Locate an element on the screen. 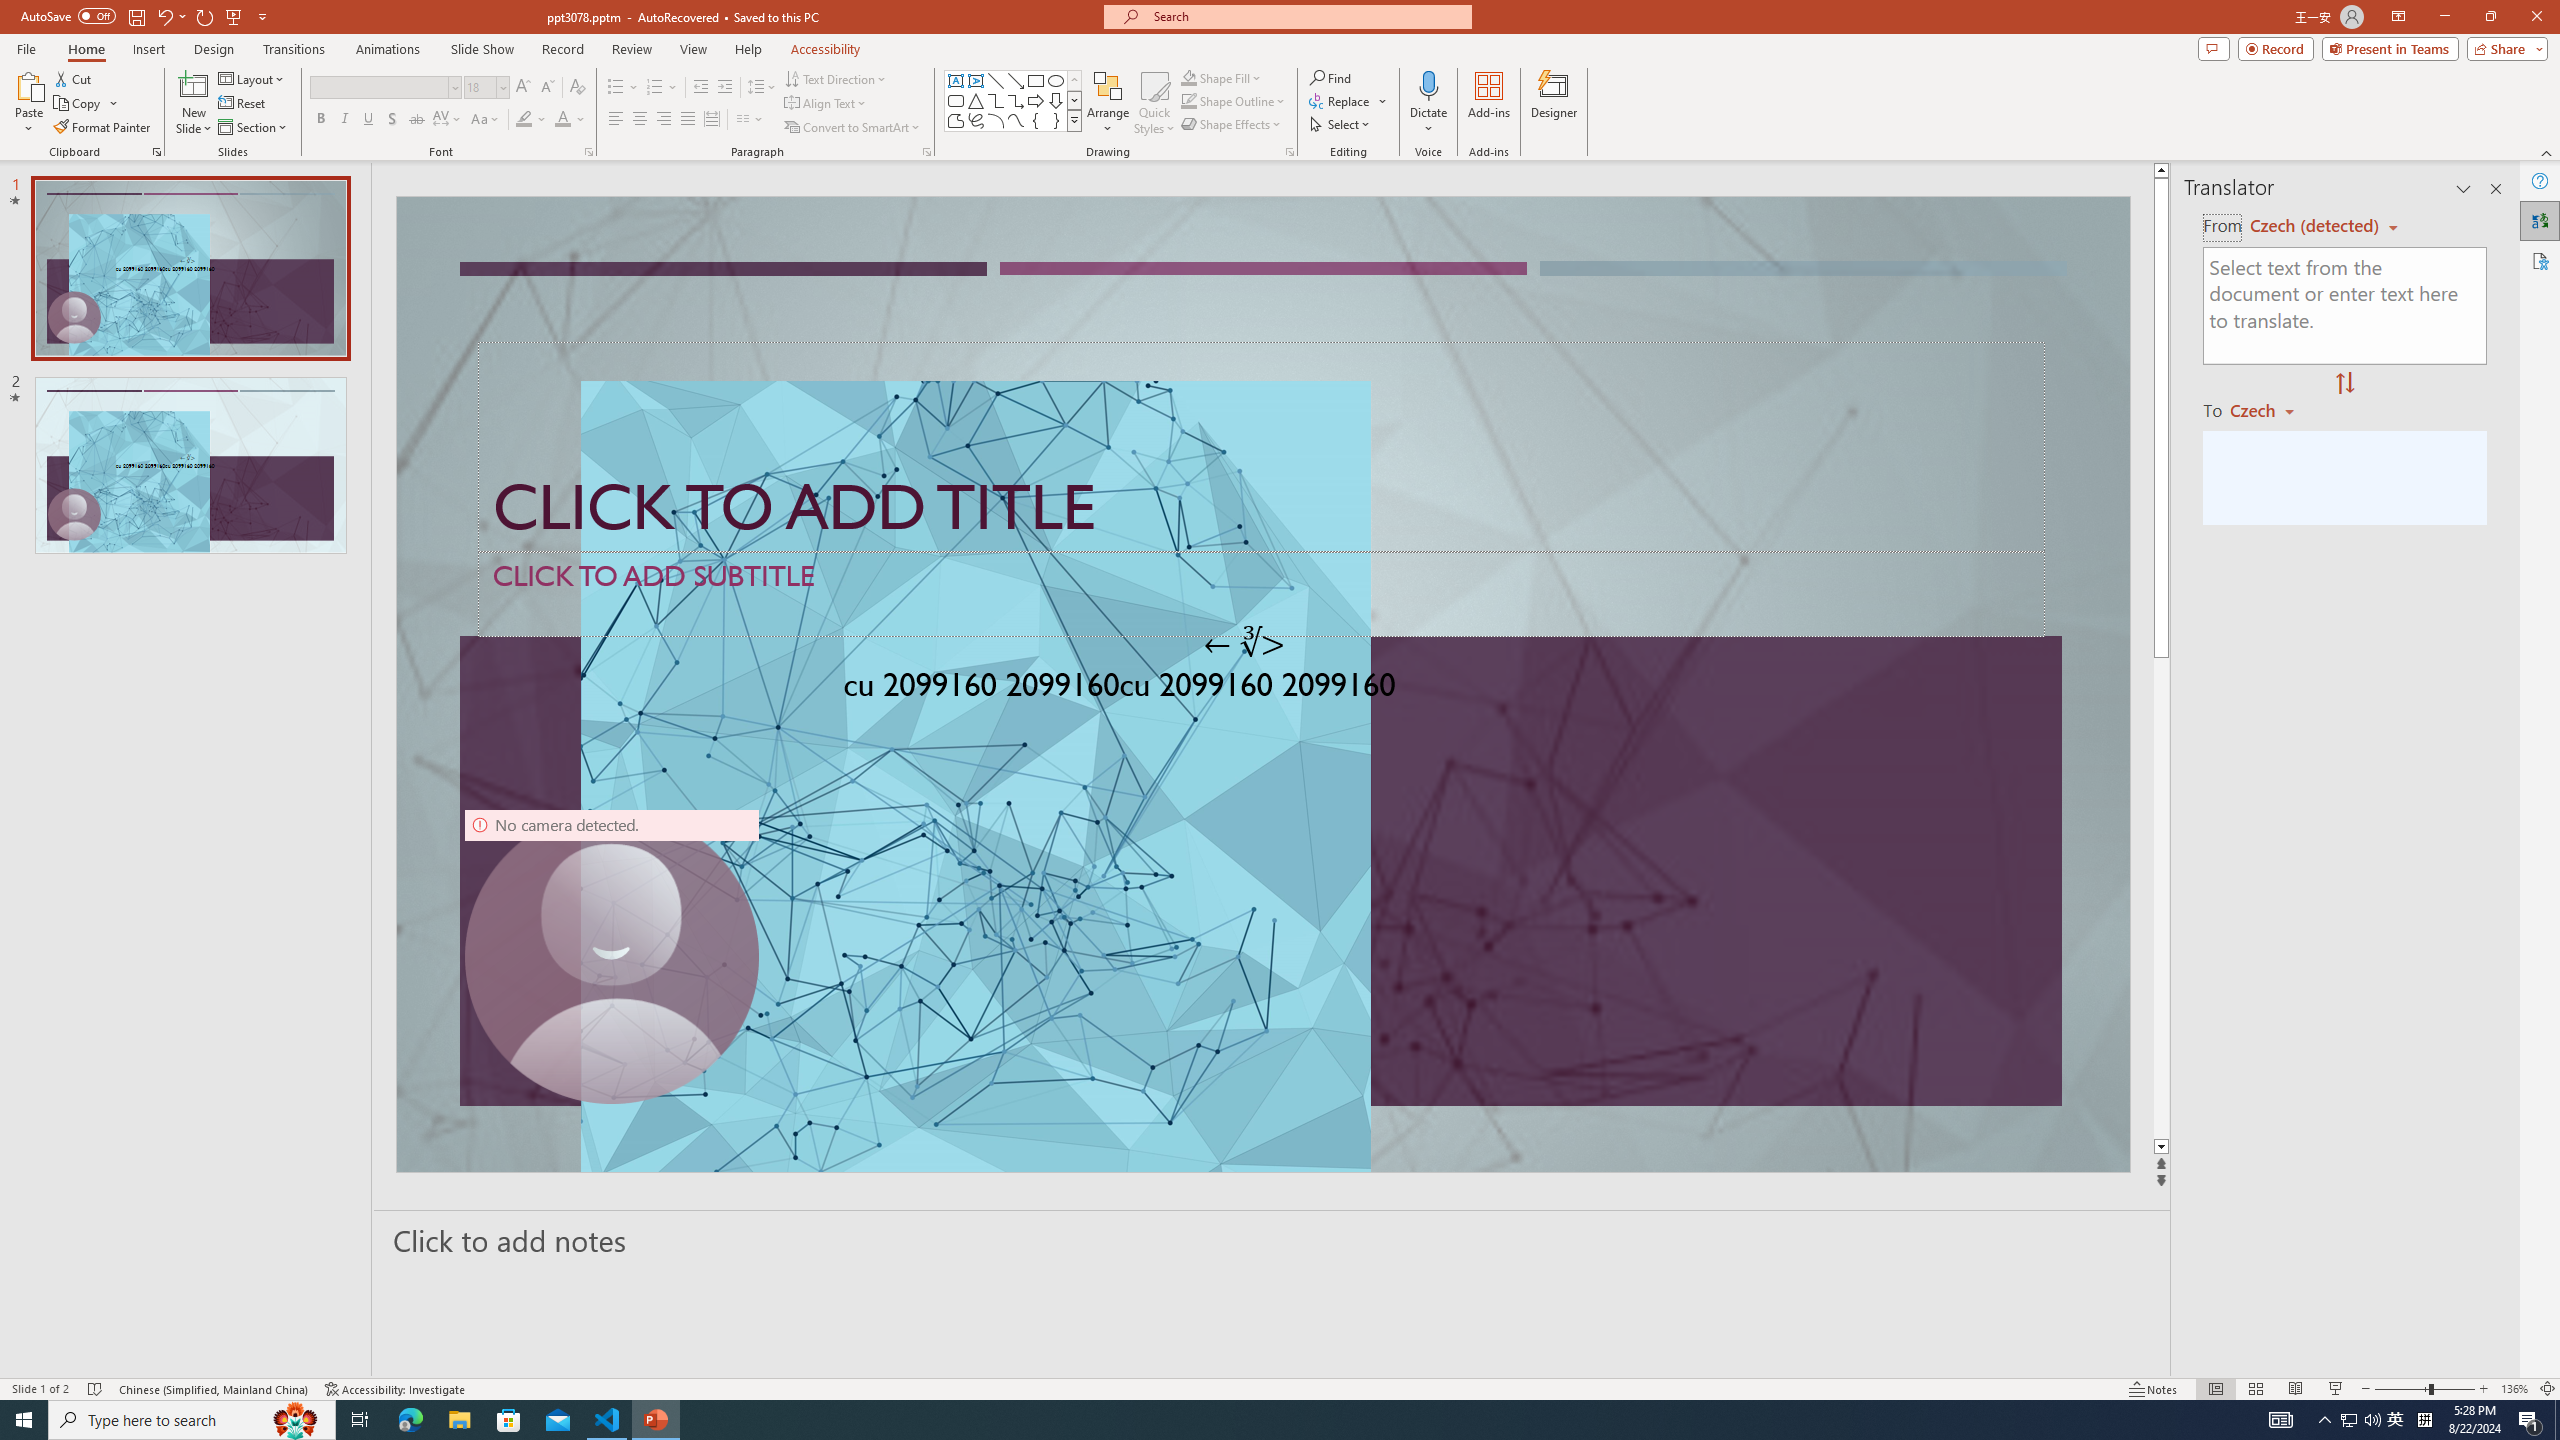  'Camera 9, No camera detected.' is located at coordinates (611, 955).